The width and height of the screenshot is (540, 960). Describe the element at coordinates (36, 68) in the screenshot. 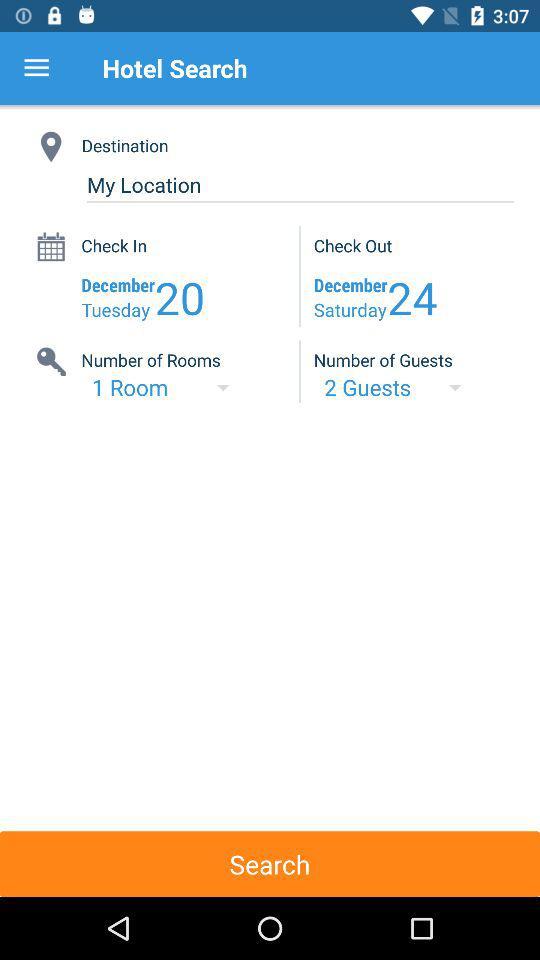

I see `icon to the left of the hotel search icon` at that location.